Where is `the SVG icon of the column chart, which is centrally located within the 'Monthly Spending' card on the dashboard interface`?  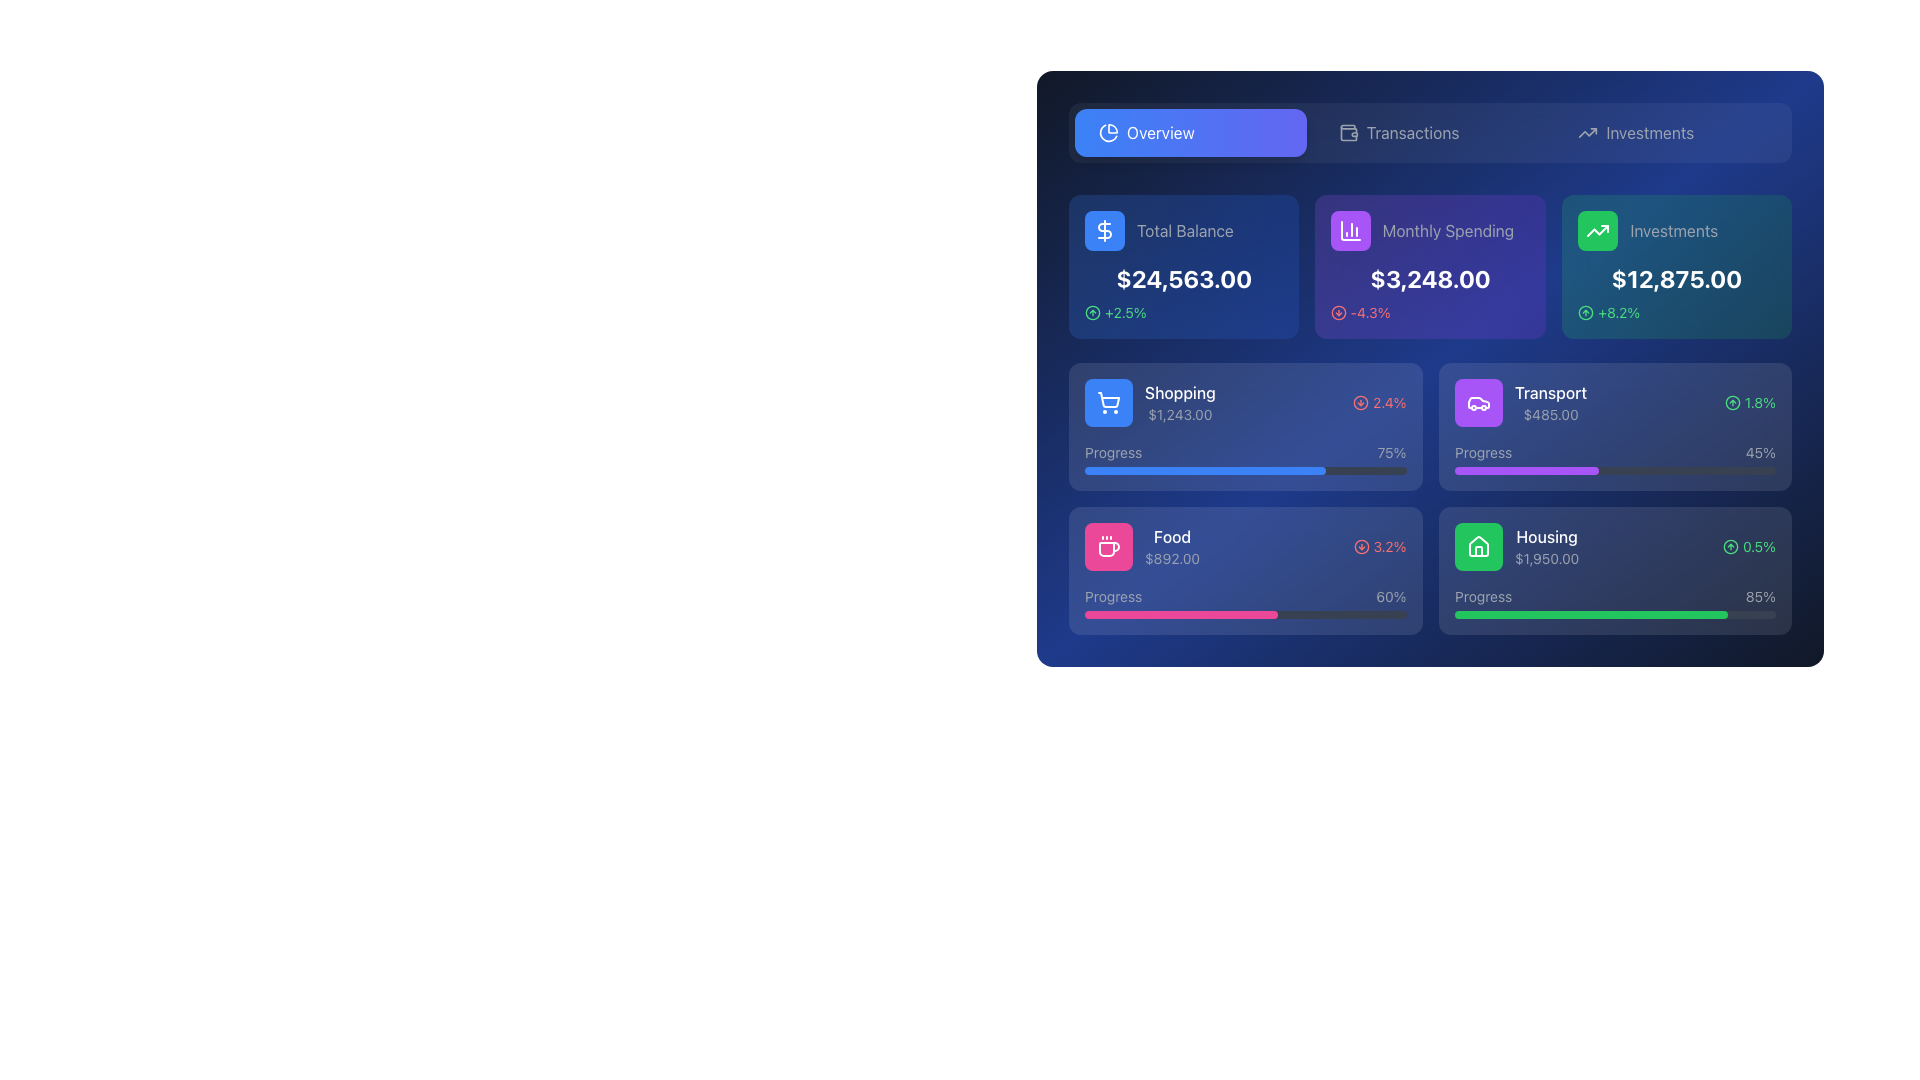 the SVG icon of the column chart, which is centrally located within the 'Monthly Spending' card on the dashboard interface is located at coordinates (1351, 230).